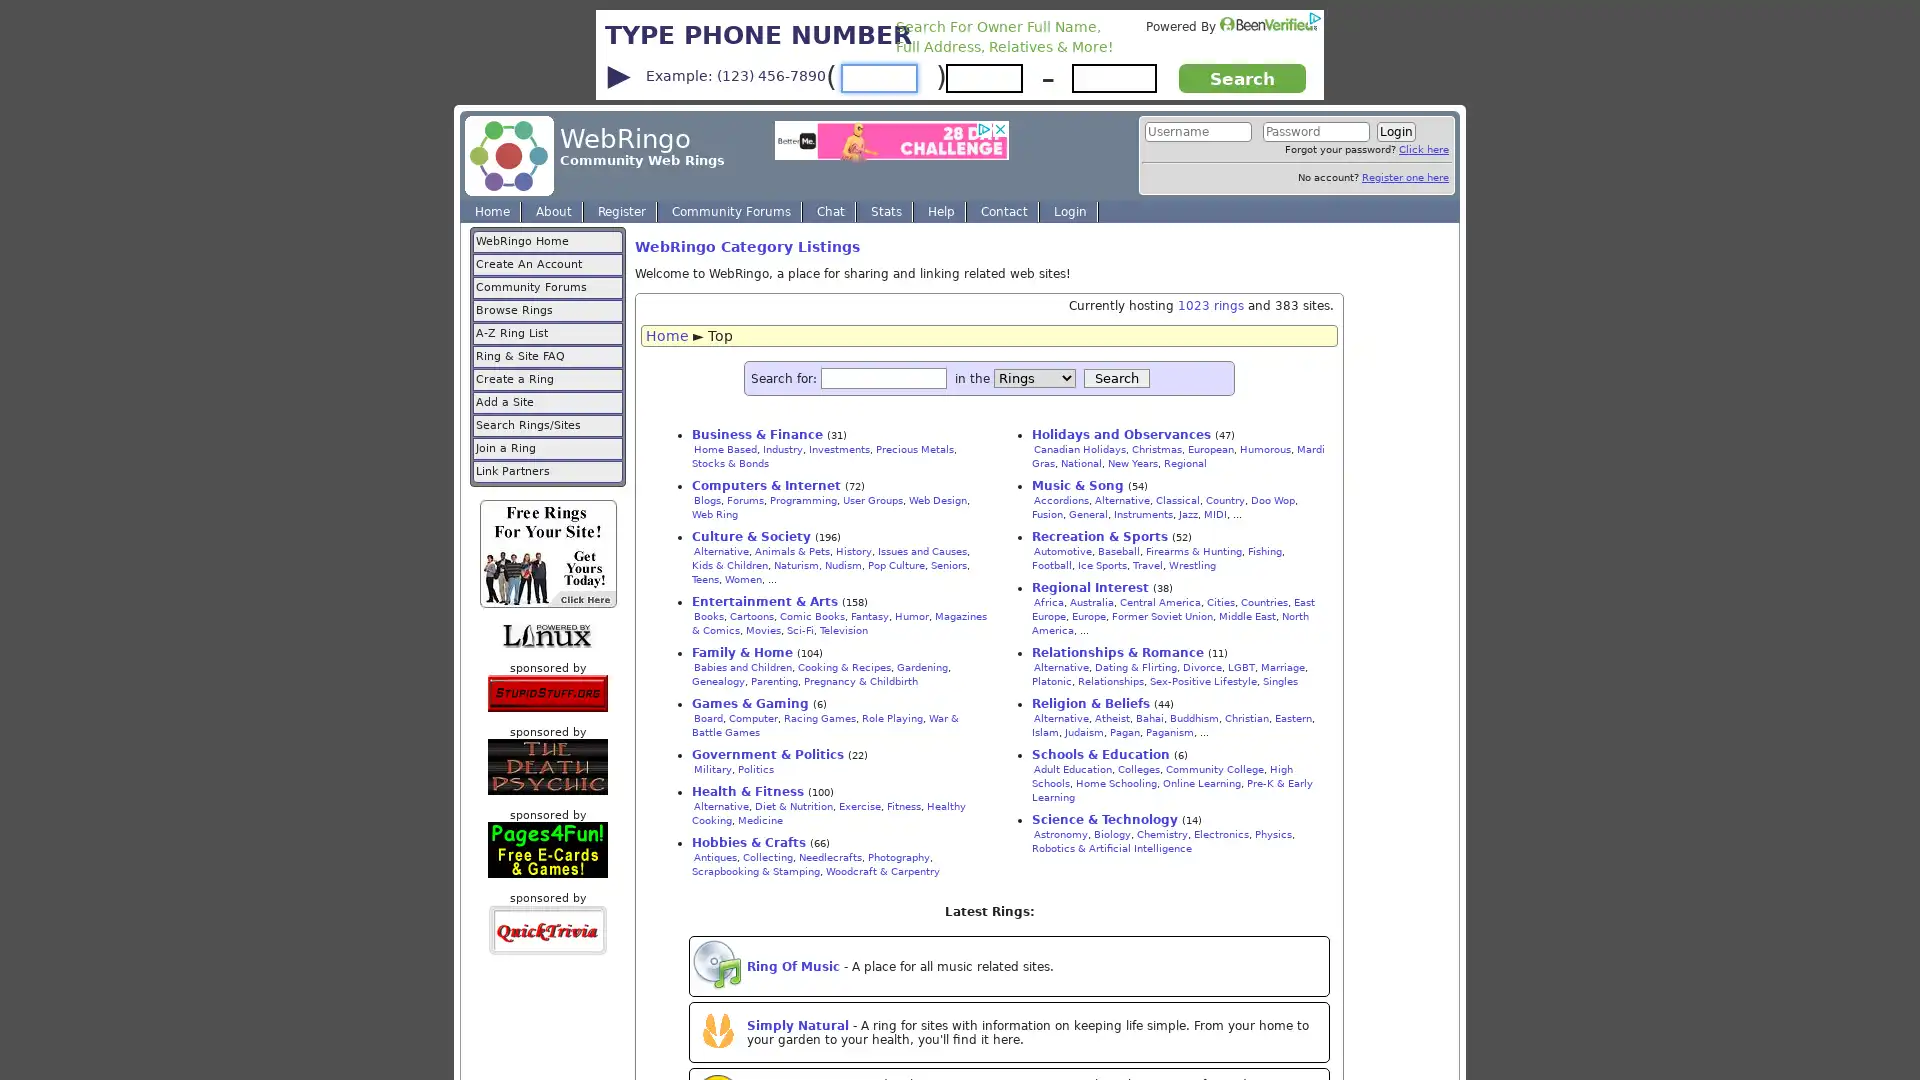  I want to click on Login, so click(1395, 131).